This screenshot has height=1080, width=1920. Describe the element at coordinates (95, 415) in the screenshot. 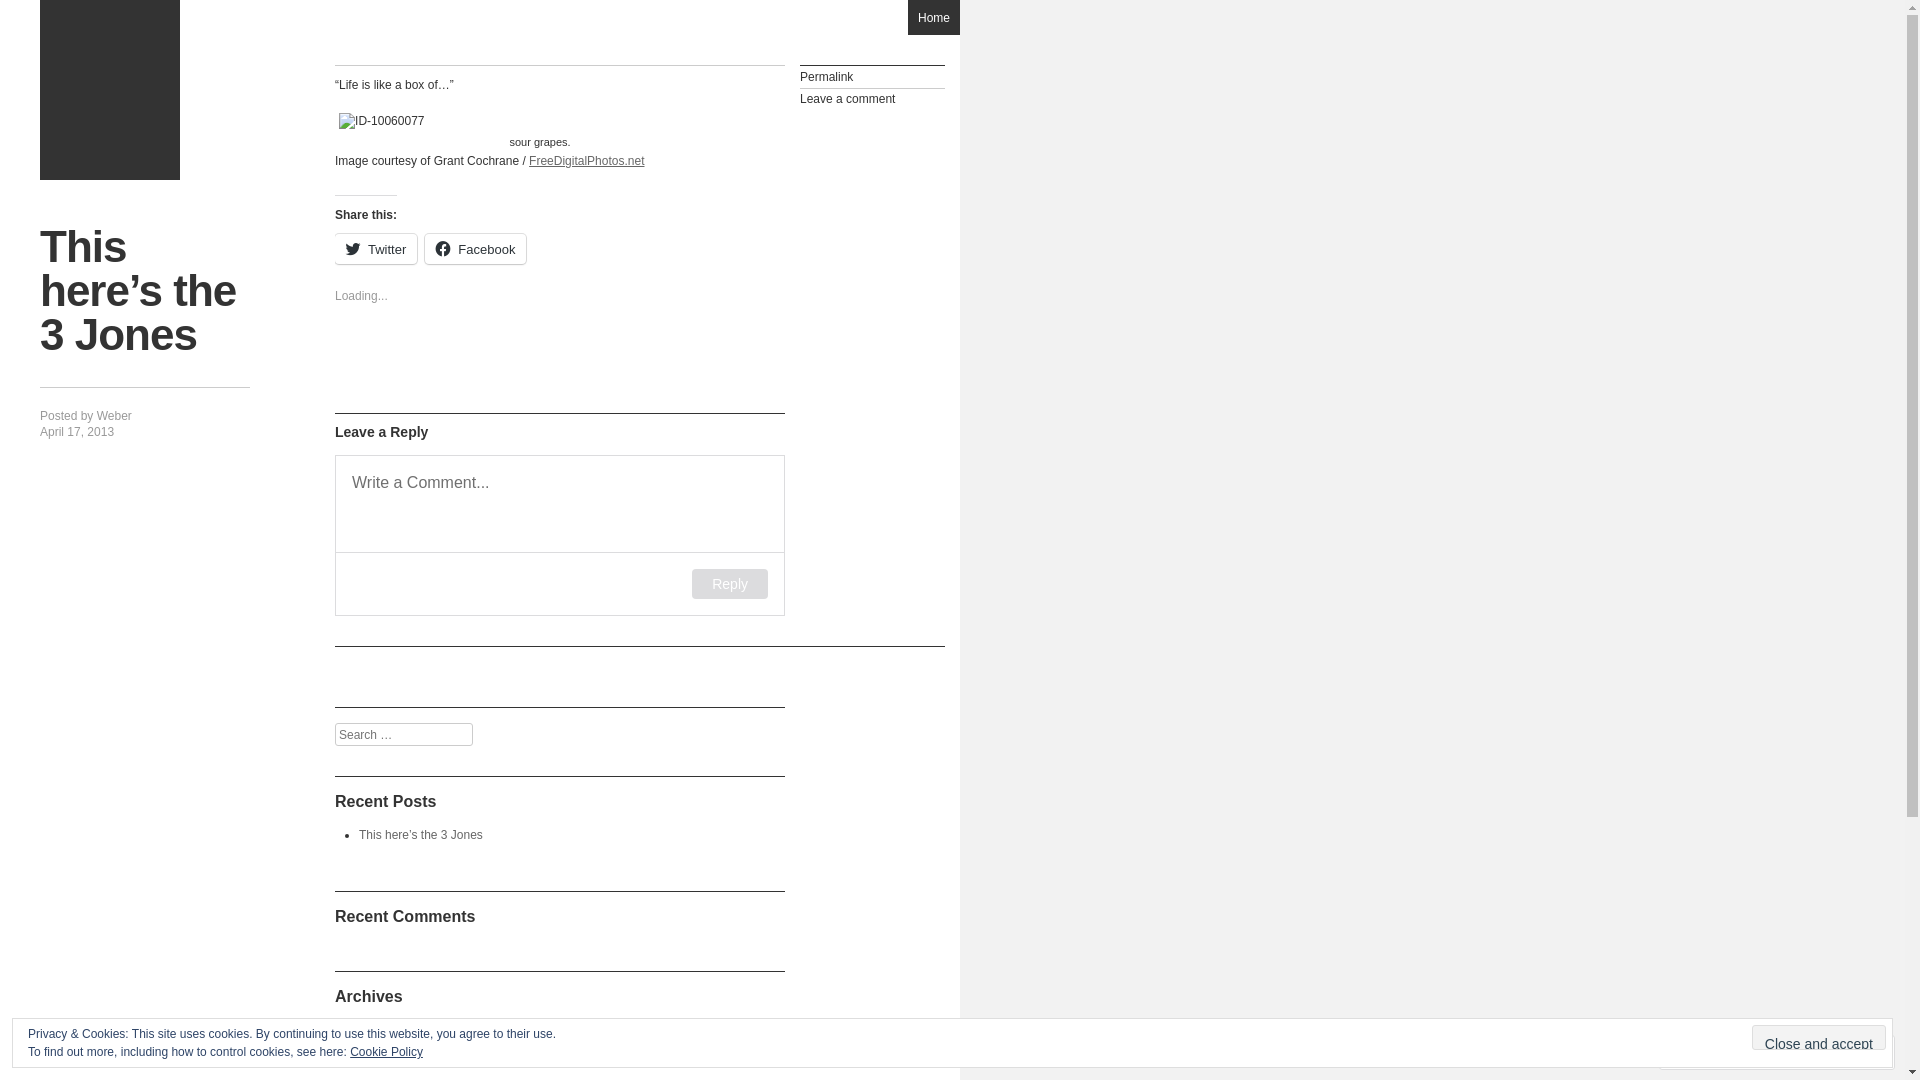

I see `'Weber'` at that location.